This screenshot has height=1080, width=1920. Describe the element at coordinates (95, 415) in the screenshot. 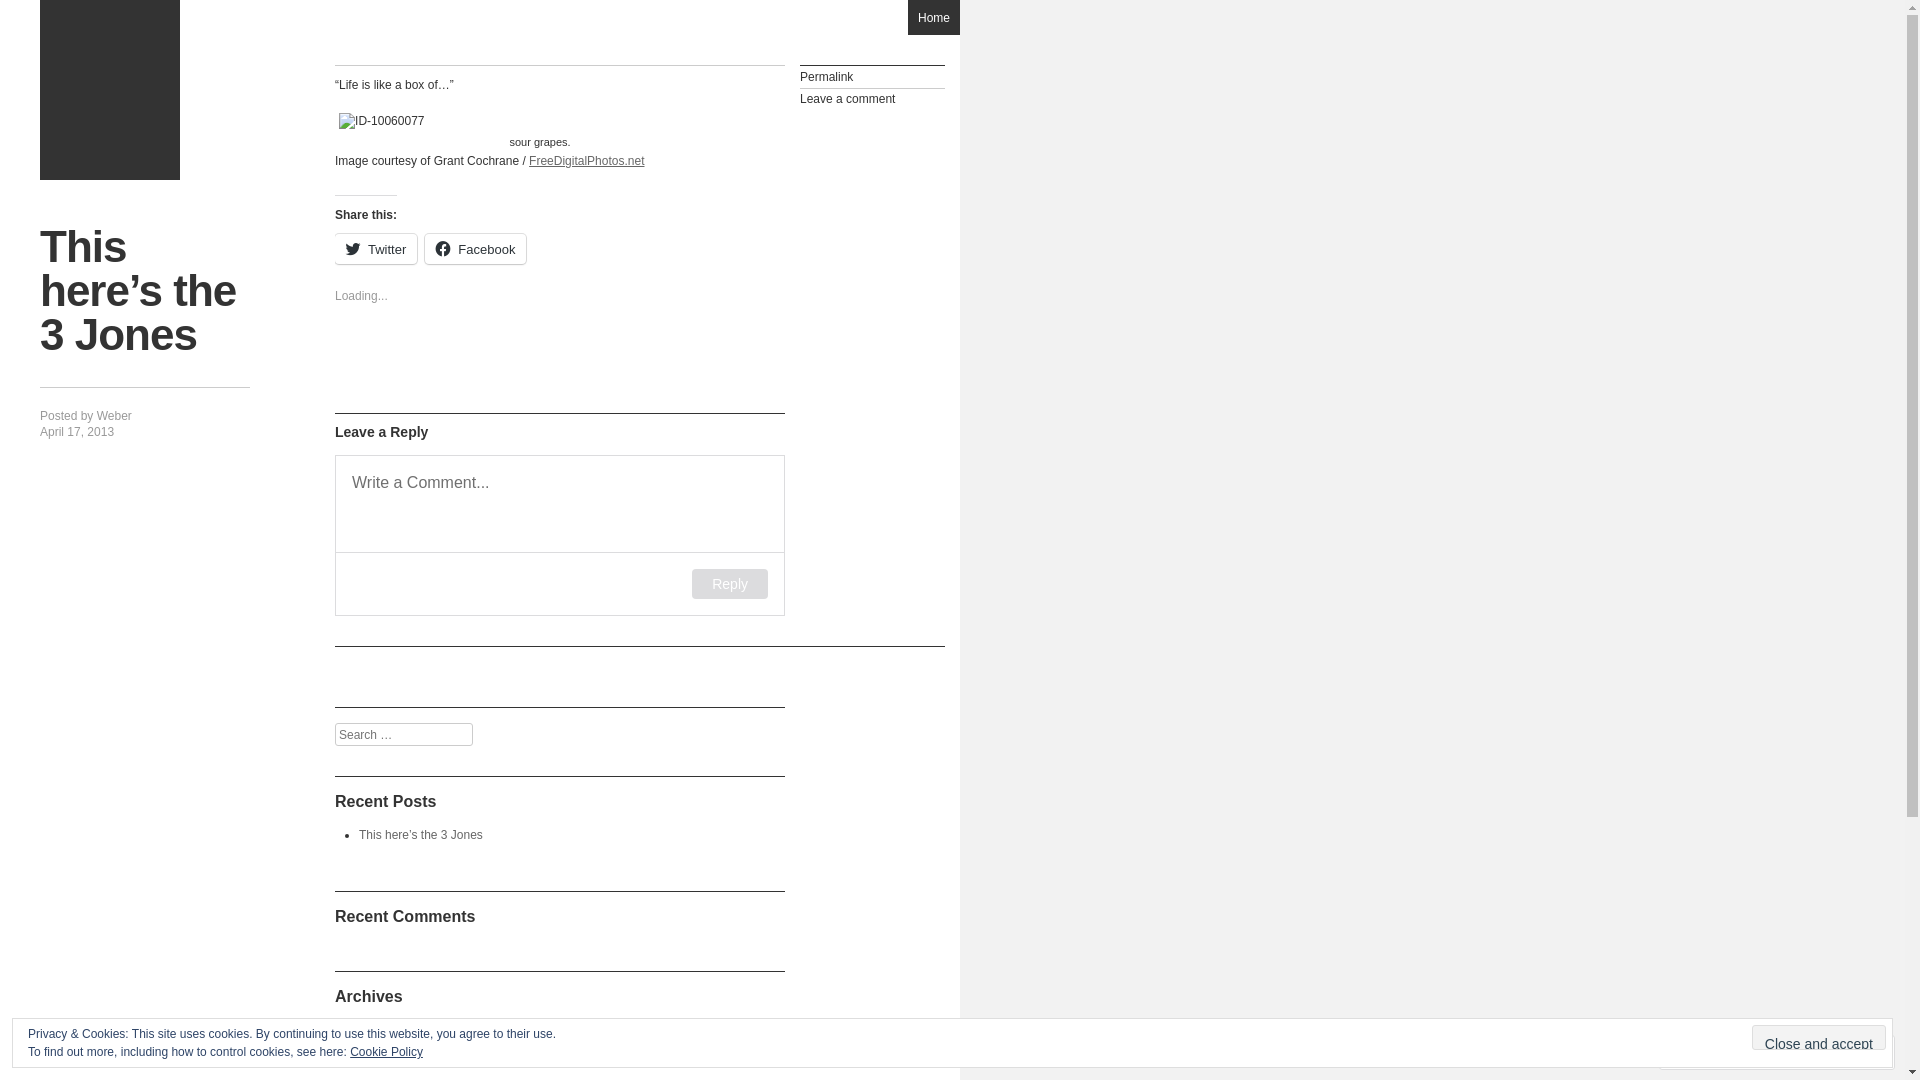

I see `'Weber'` at that location.